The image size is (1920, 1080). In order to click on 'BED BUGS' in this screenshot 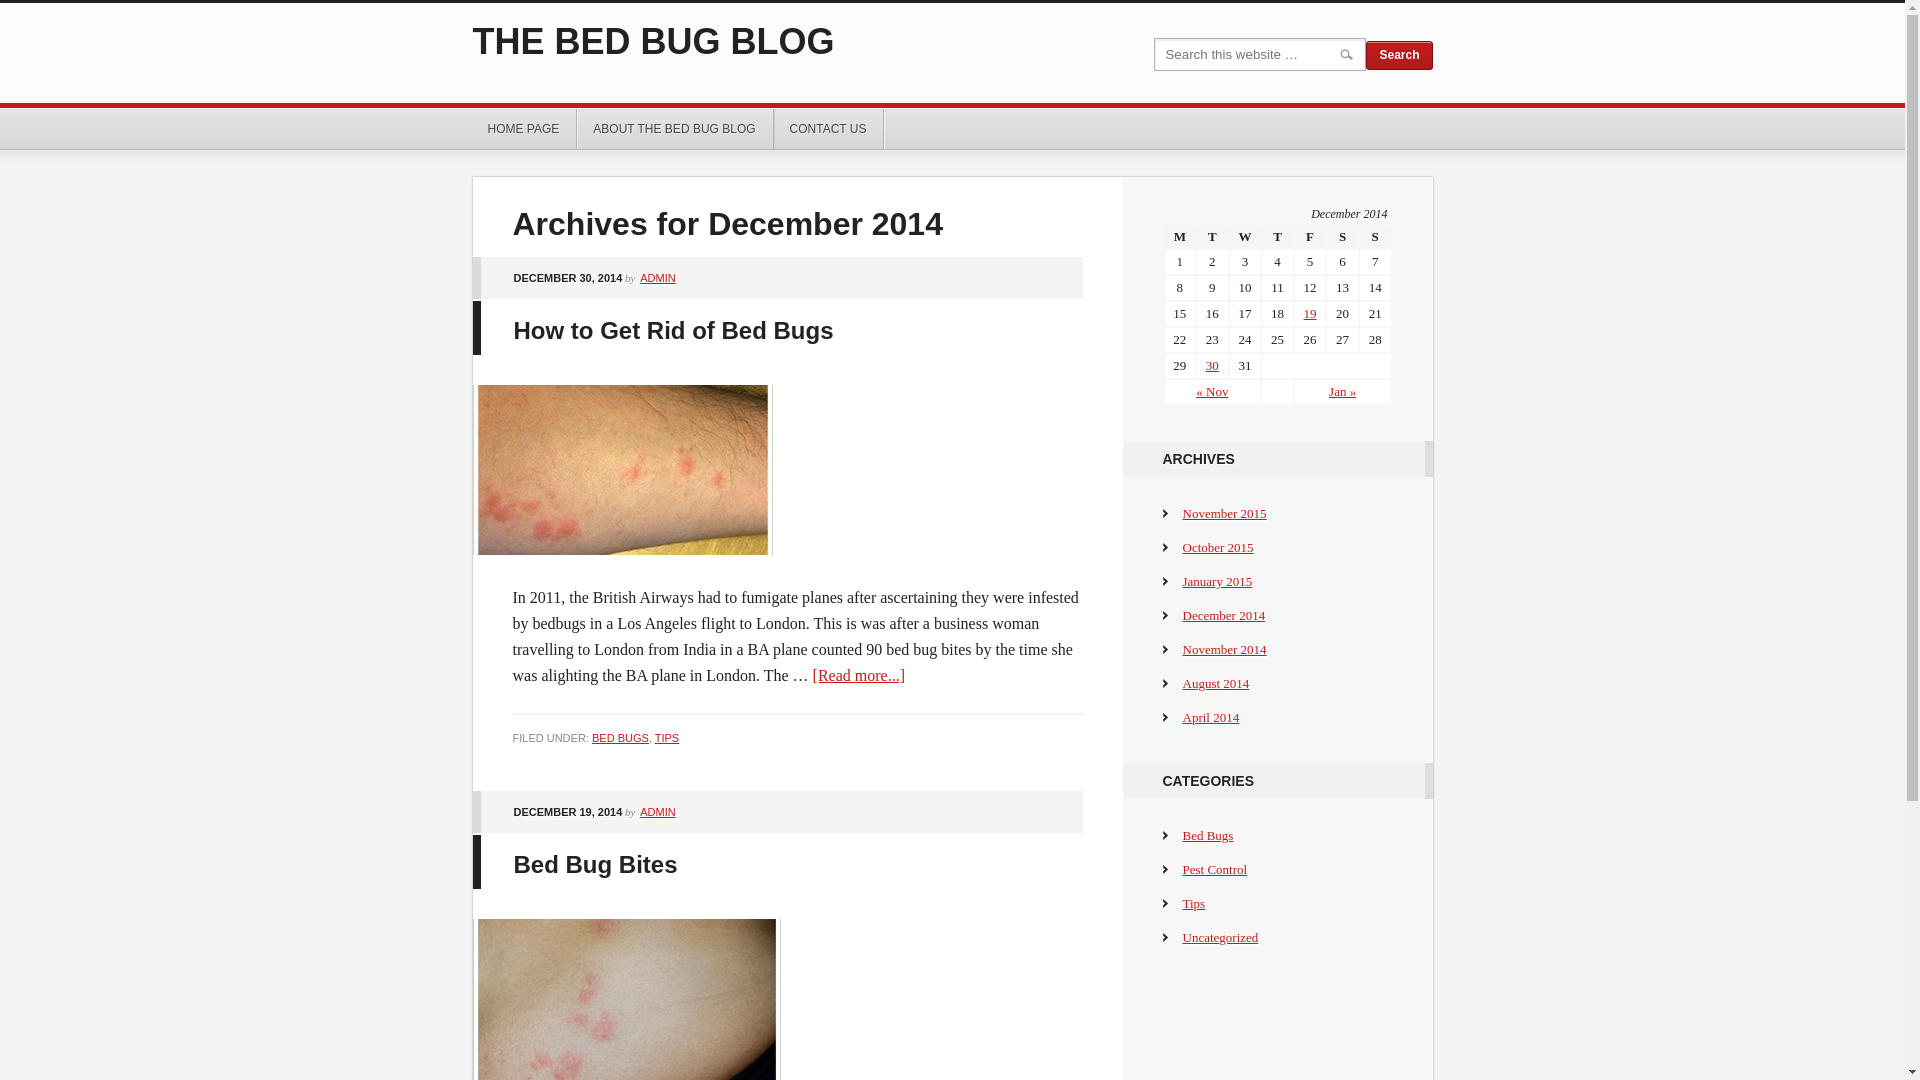, I will do `click(619, 737)`.